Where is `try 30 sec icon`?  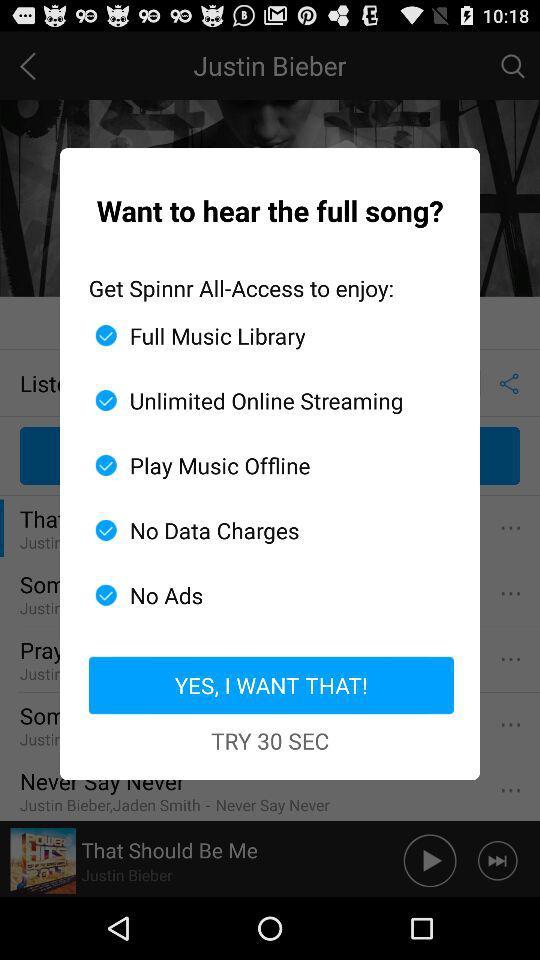
try 30 sec icon is located at coordinates (270, 739).